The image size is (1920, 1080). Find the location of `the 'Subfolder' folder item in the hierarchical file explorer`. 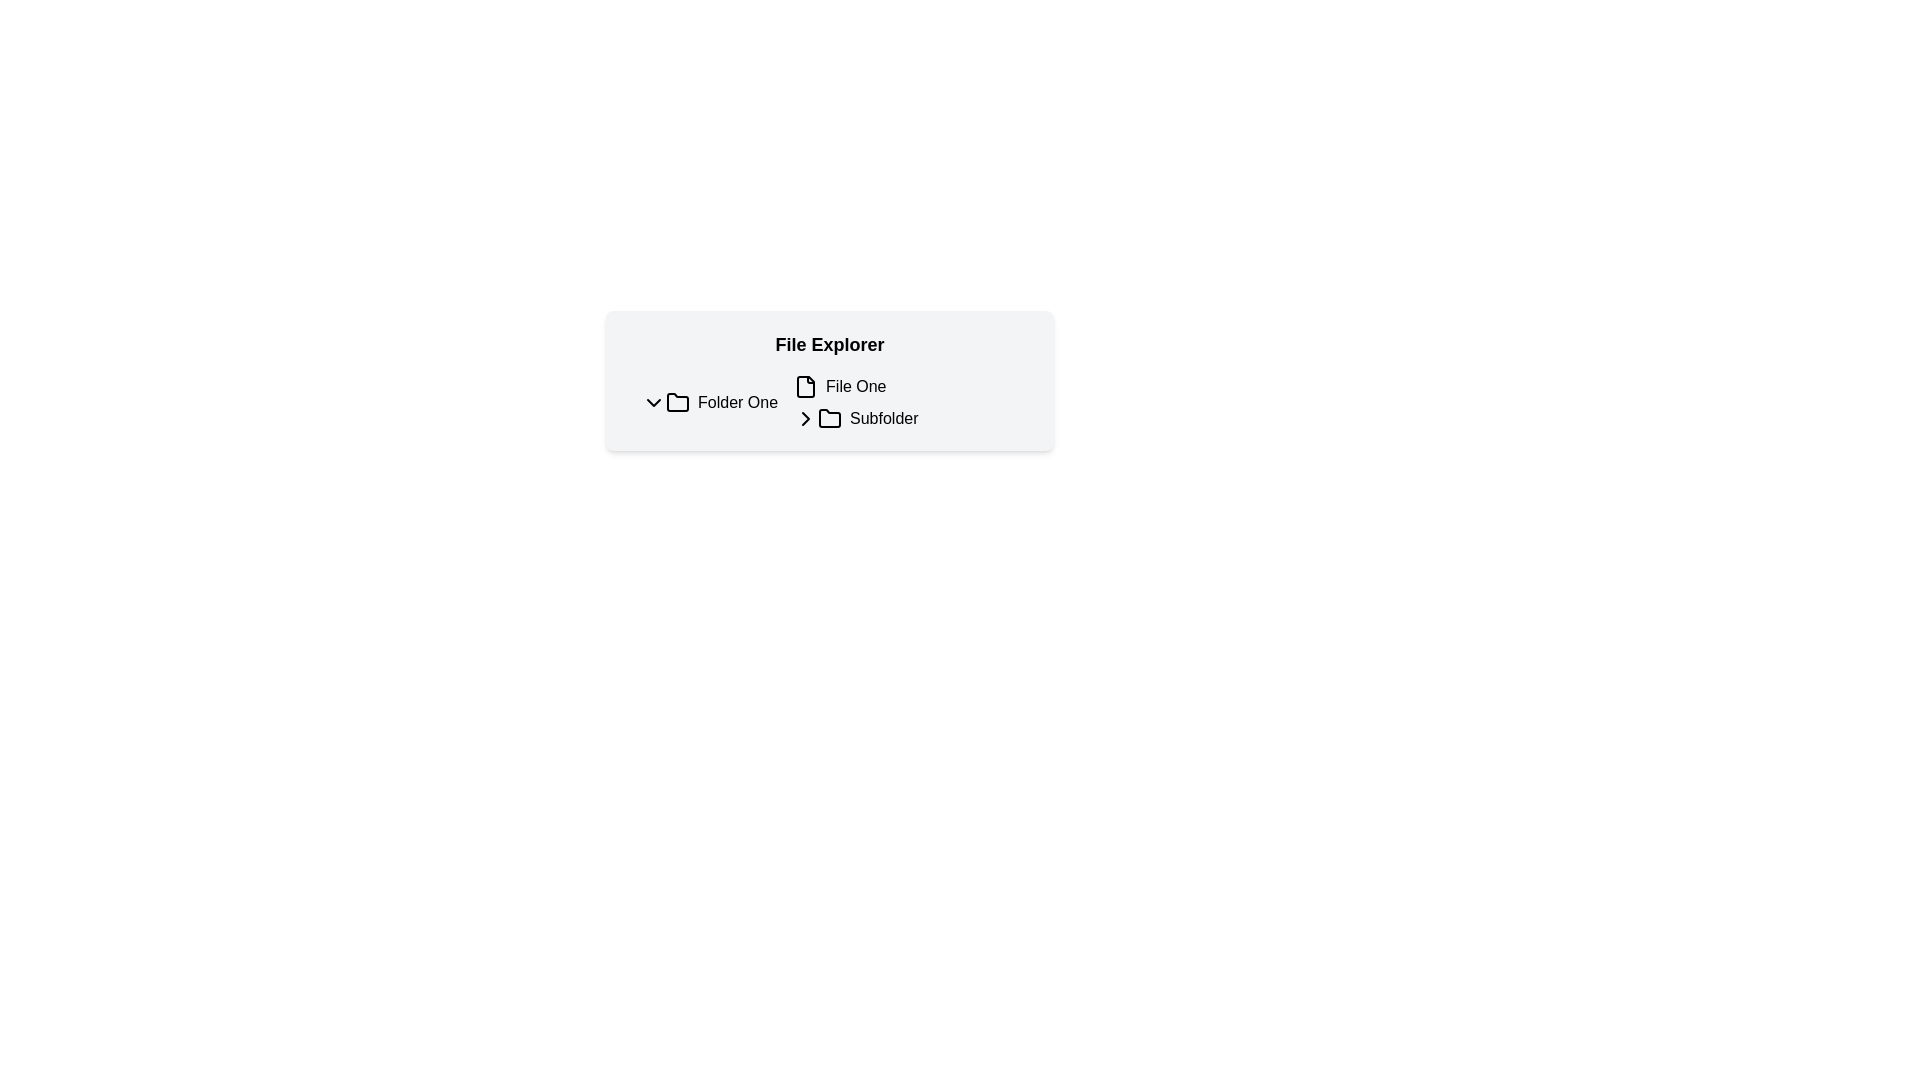

the 'Subfolder' folder item in the hierarchical file explorer is located at coordinates (848, 402).